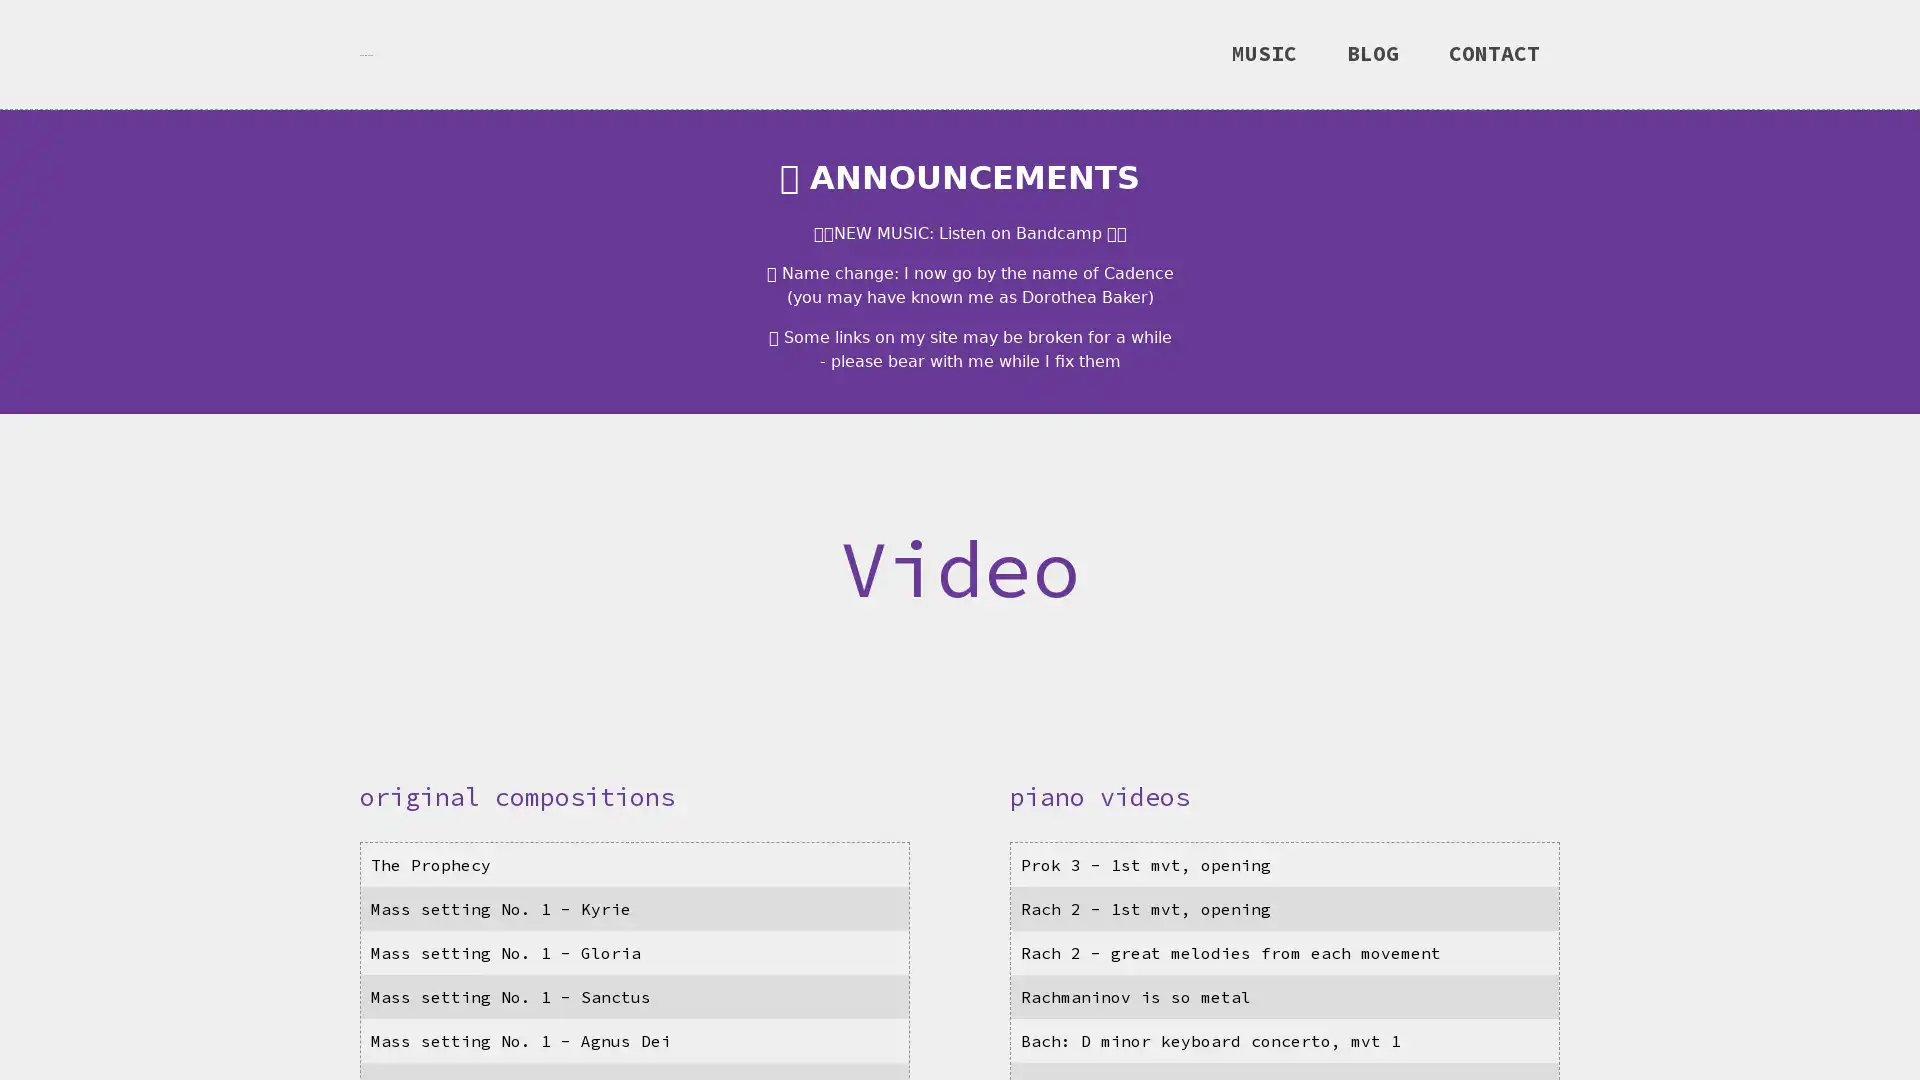 The width and height of the screenshot is (1920, 1080). What do you see at coordinates (1285, 1039) in the screenshot?
I see `video: Bach: D minor keyboard concerto, mvt 1` at bounding box center [1285, 1039].